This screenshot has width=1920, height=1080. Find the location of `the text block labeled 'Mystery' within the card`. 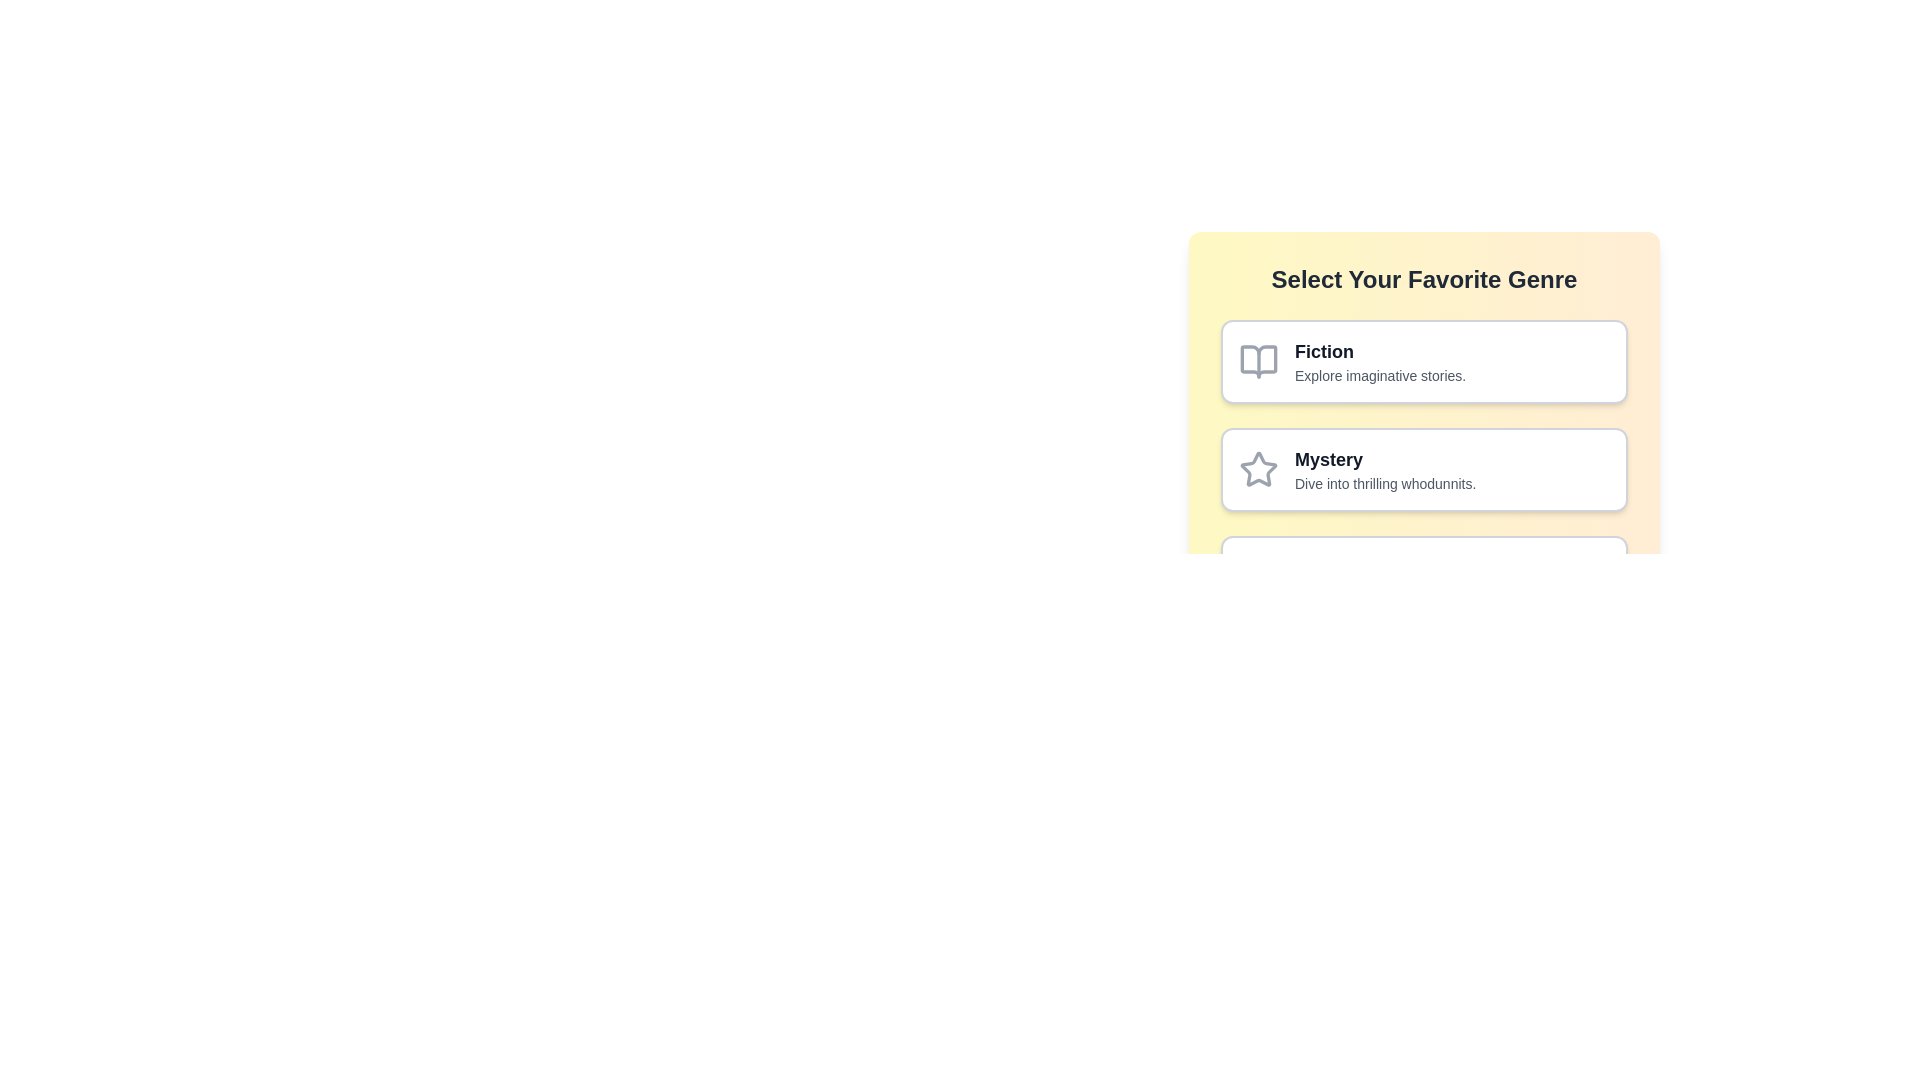

the text block labeled 'Mystery' within the card is located at coordinates (1384, 470).